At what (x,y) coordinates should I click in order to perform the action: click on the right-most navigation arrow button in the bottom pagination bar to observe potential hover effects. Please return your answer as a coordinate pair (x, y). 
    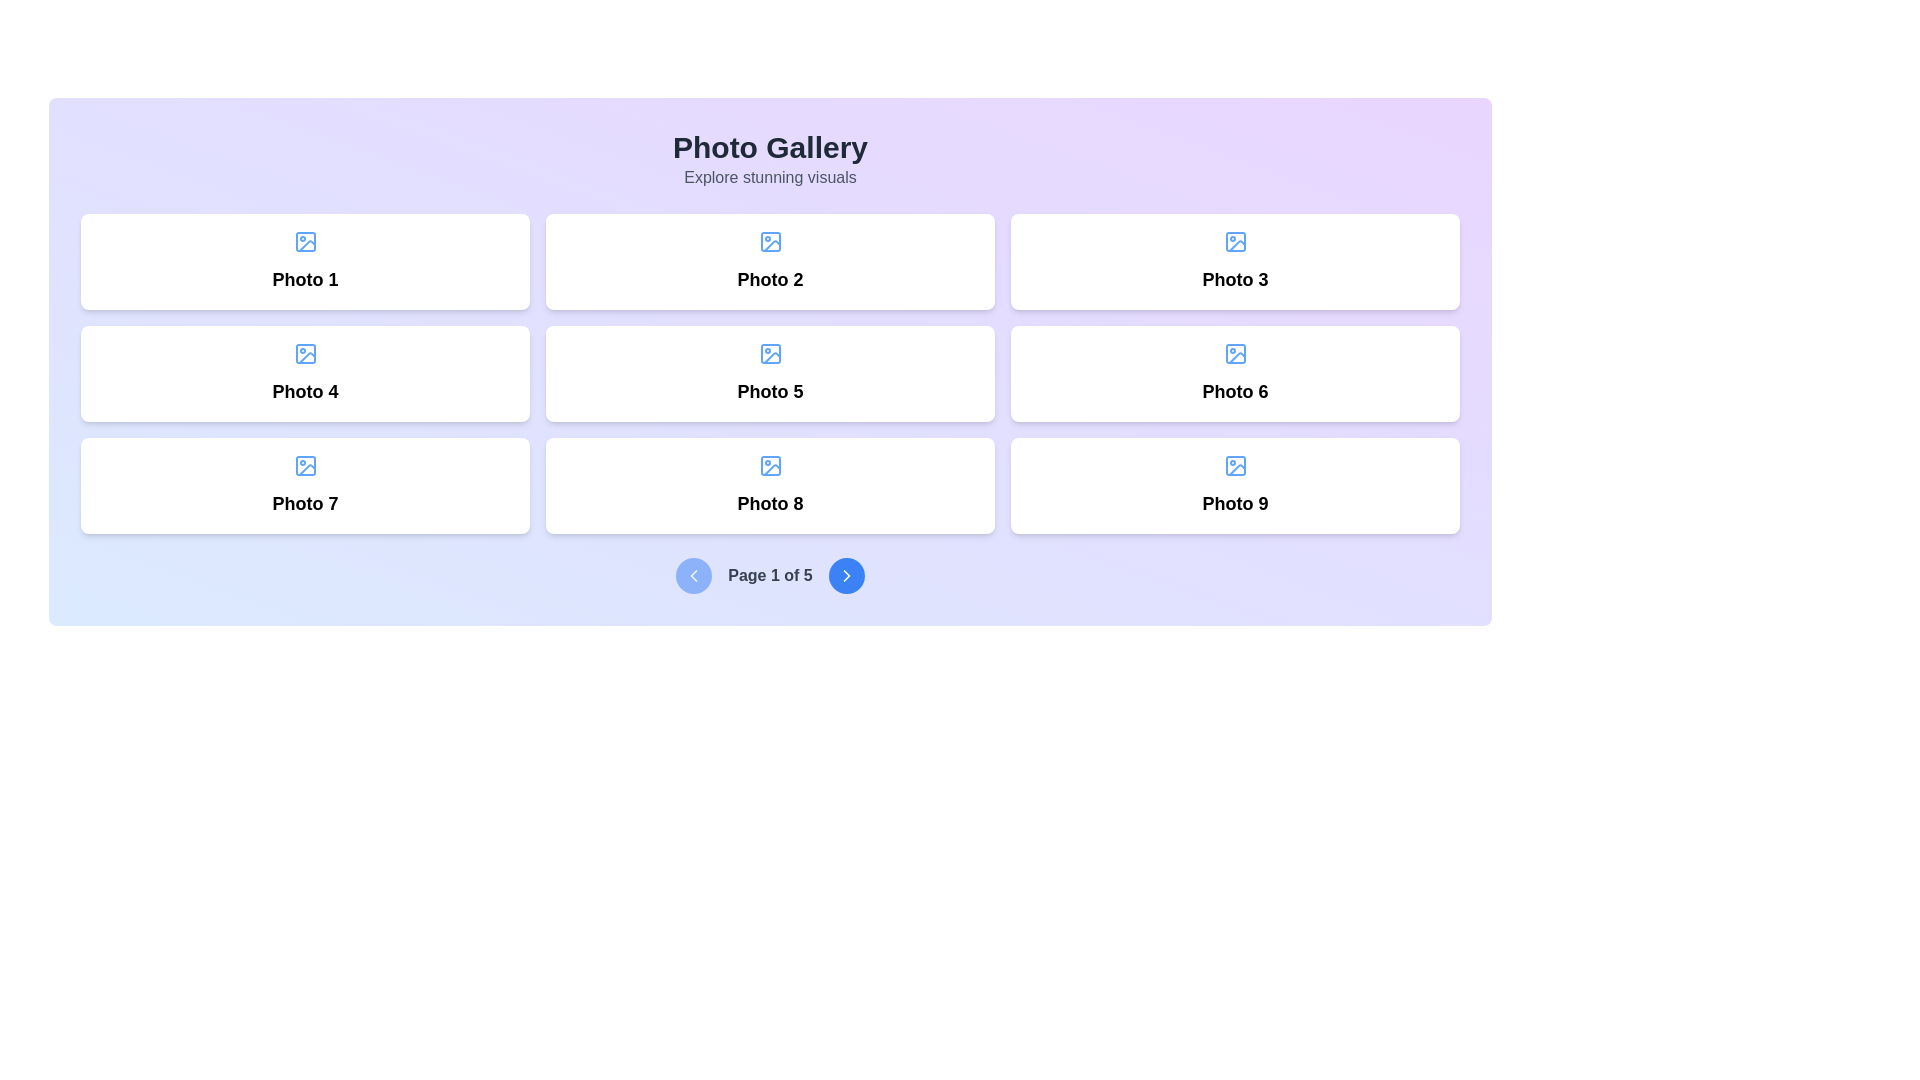
    Looking at the image, I should click on (846, 575).